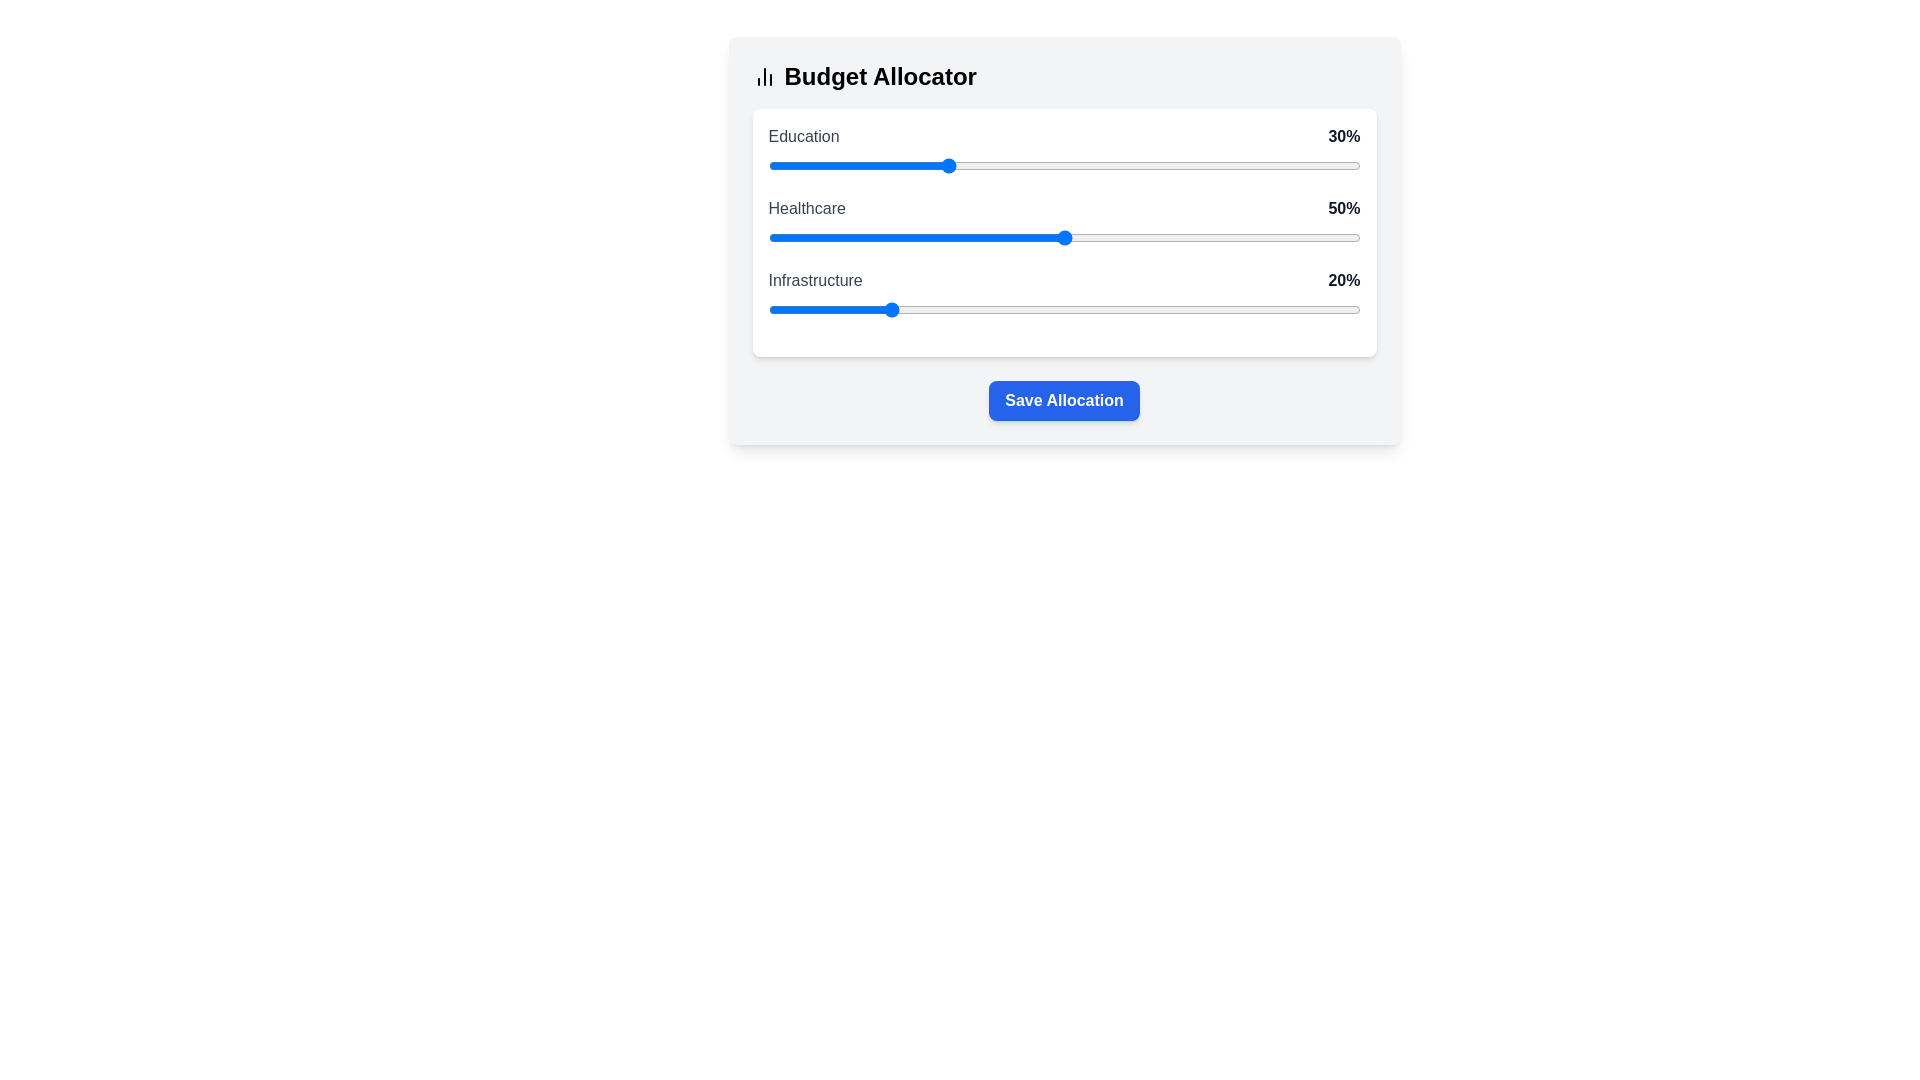 This screenshot has width=1920, height=1080. What do you see at coordinates (1069, 309) in the screenshot?
I see `infrastructure allocation` at bounding box center [1069, 309].